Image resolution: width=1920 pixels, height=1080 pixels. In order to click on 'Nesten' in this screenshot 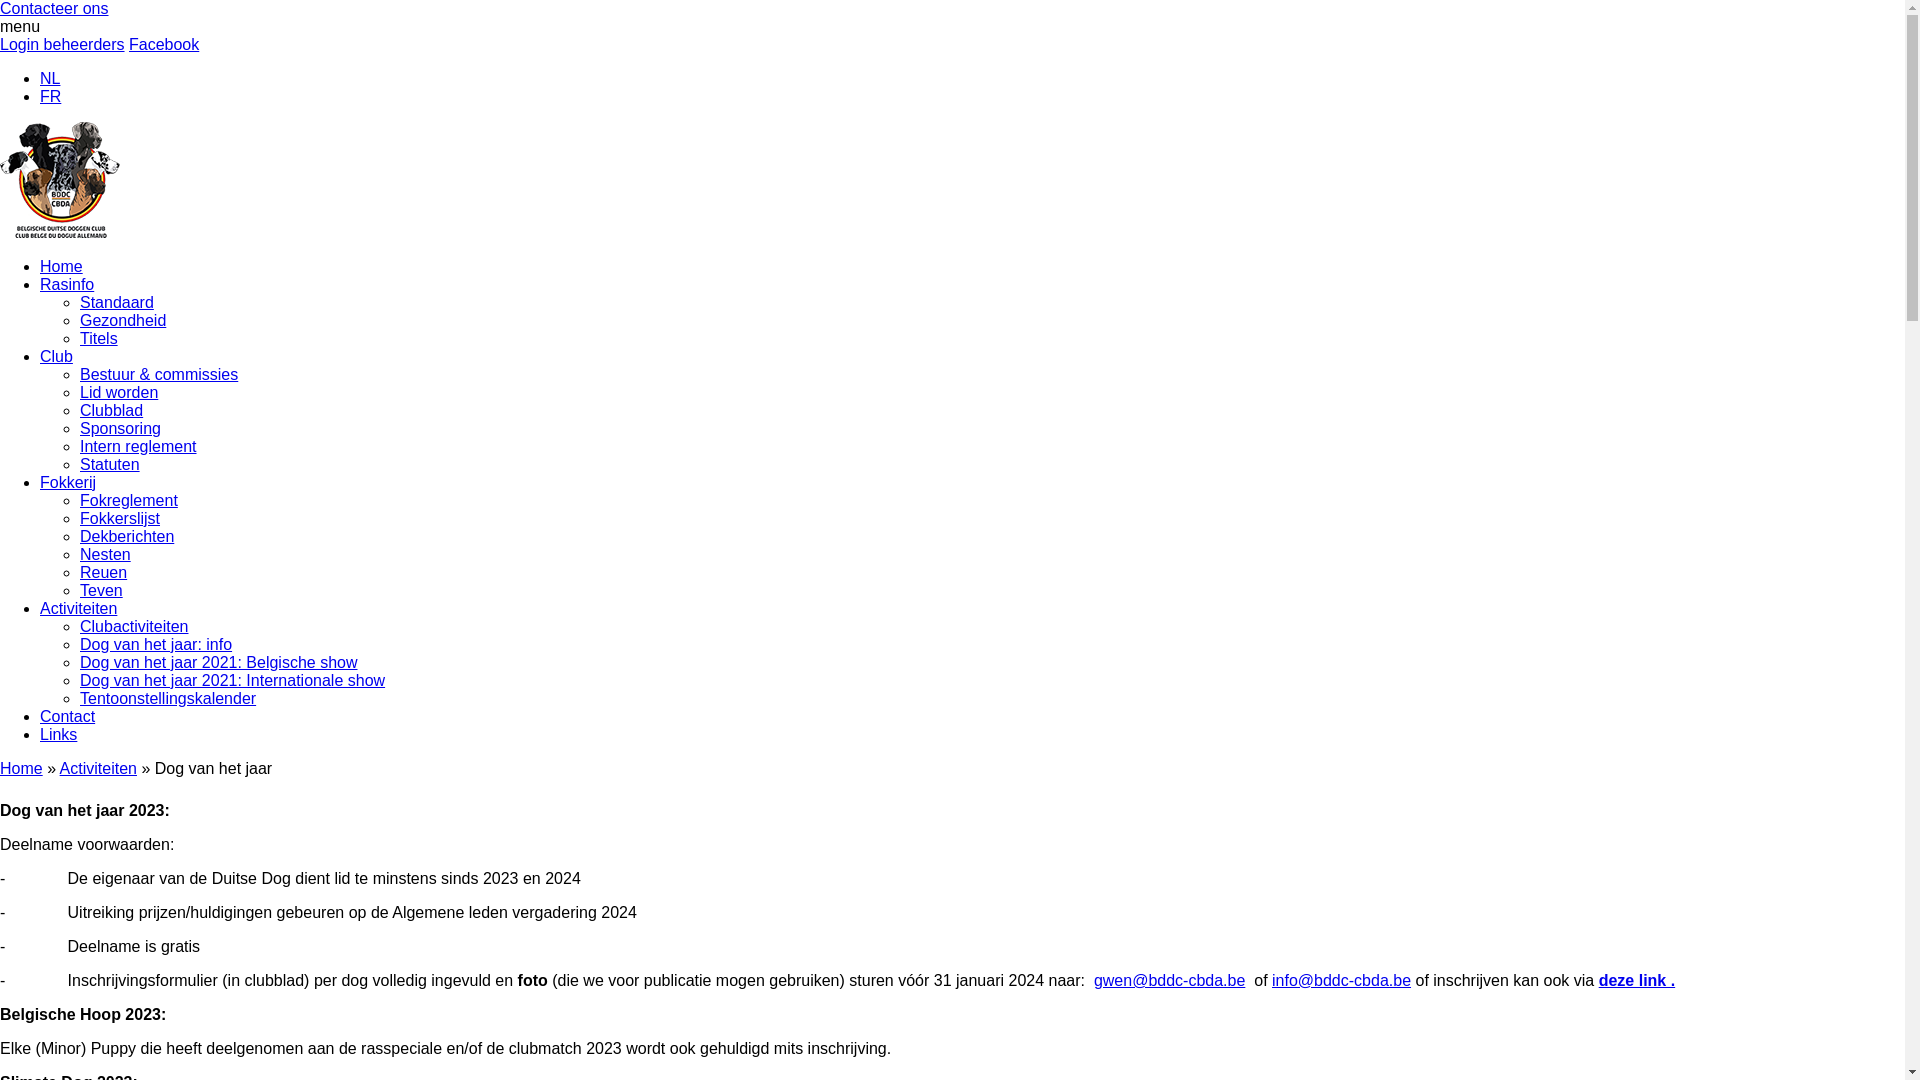, I will do `click(80, 554)`.